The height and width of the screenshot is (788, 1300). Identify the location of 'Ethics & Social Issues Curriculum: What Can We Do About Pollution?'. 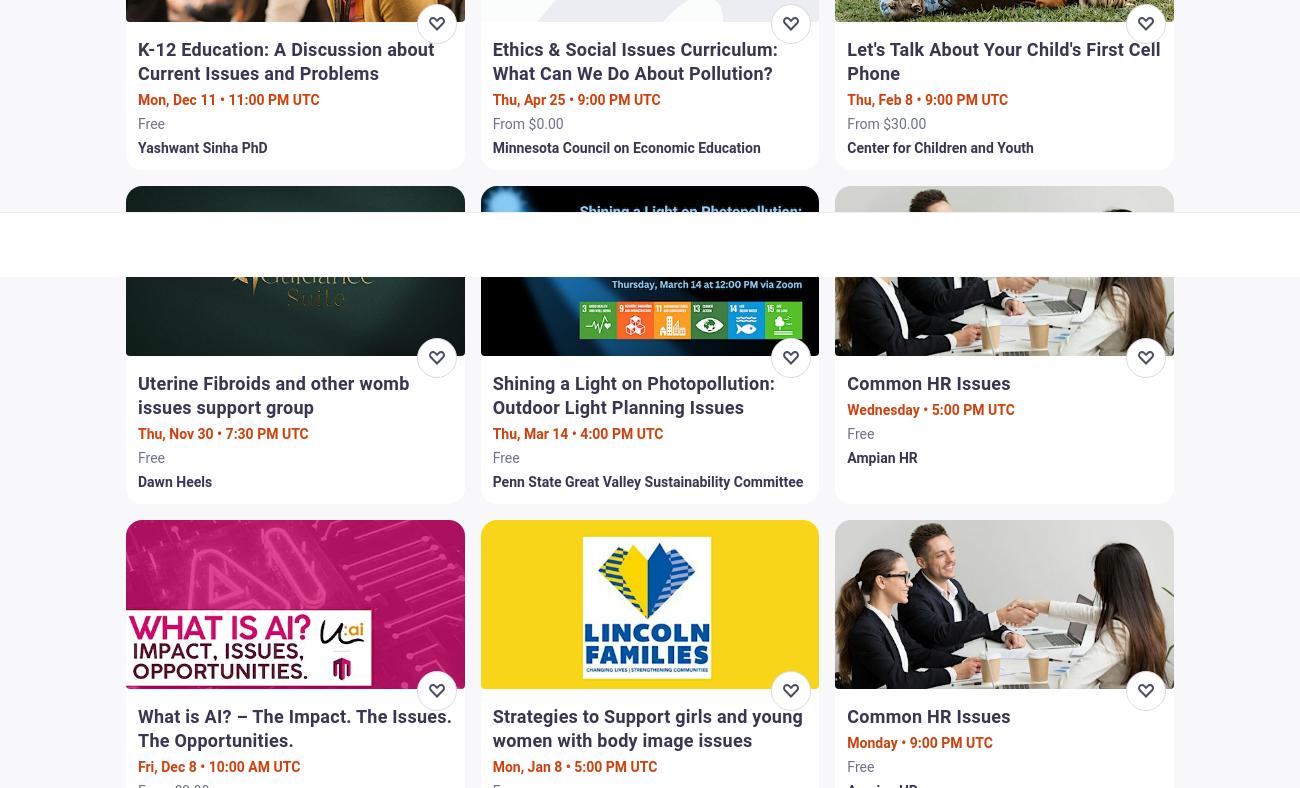
(635, 60).